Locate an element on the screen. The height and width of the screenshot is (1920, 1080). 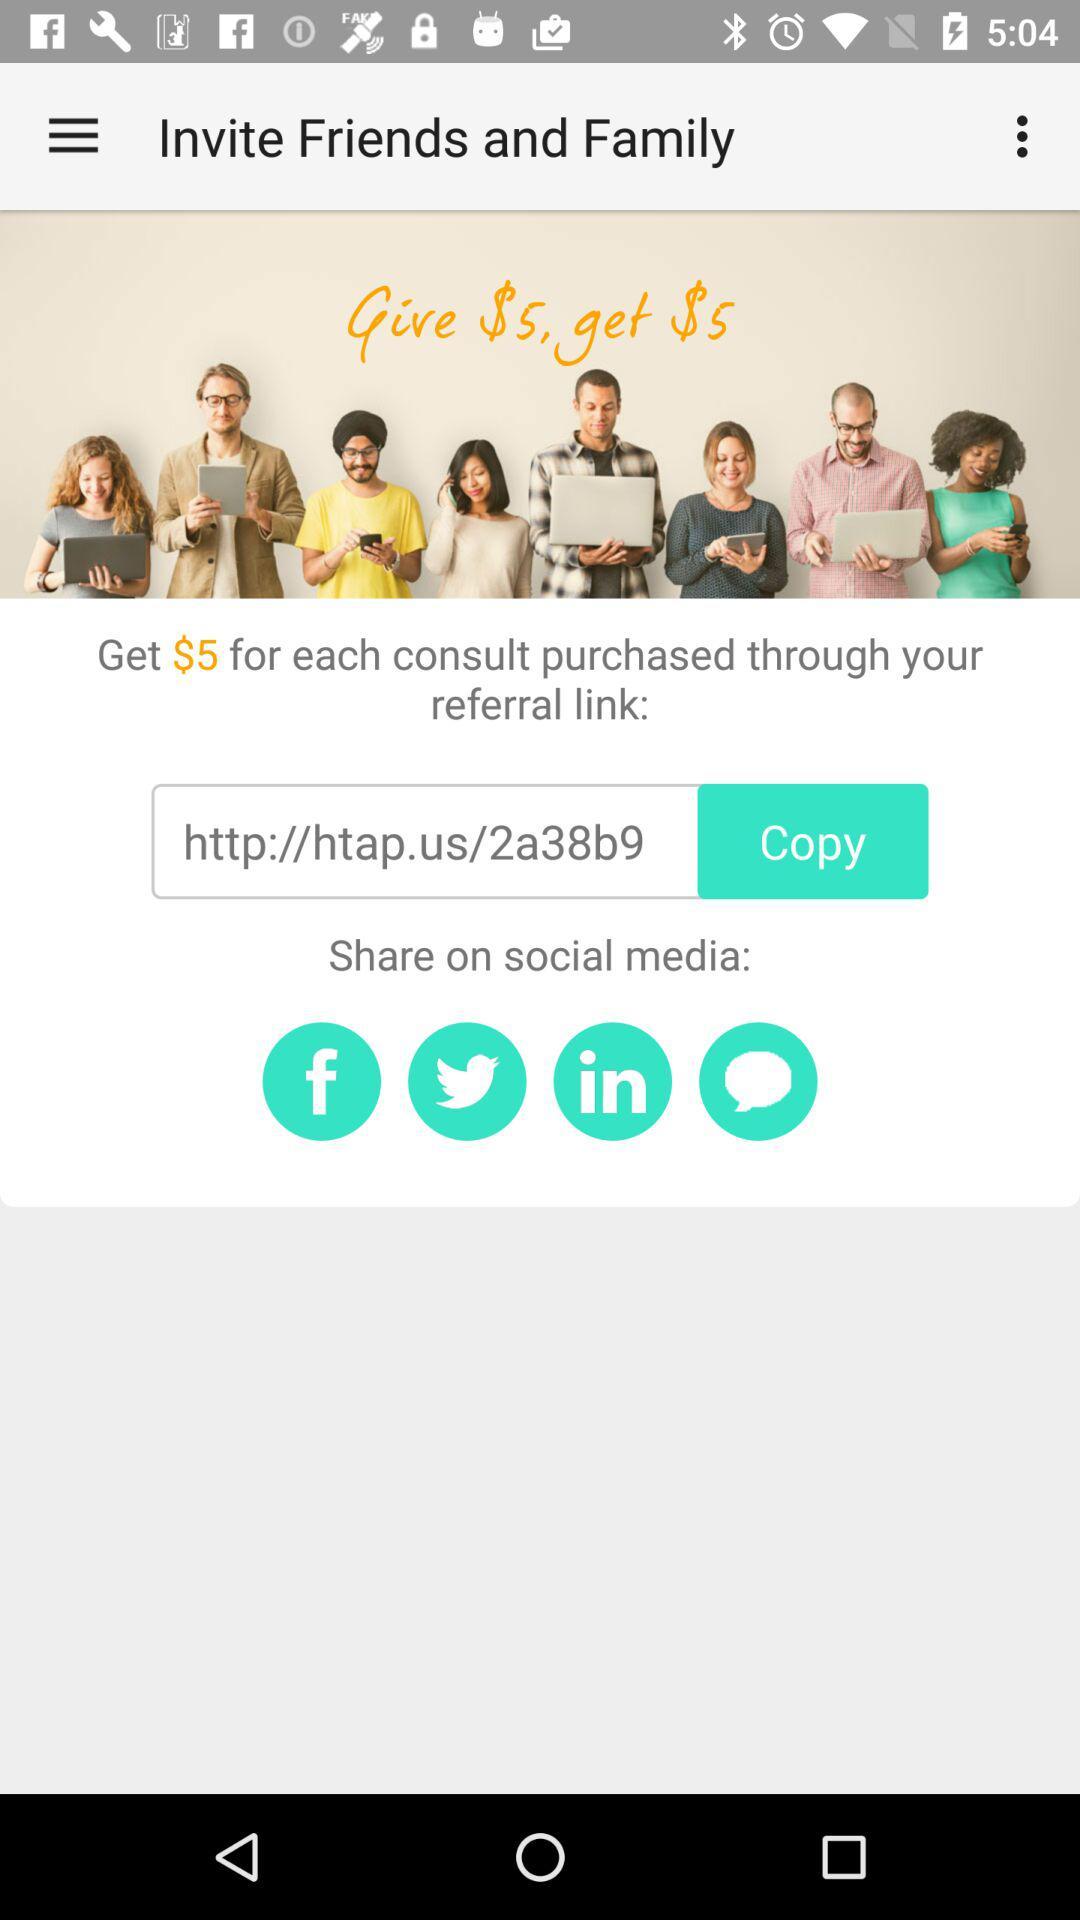
share on linkedin is located at coordinates (611, 1080).